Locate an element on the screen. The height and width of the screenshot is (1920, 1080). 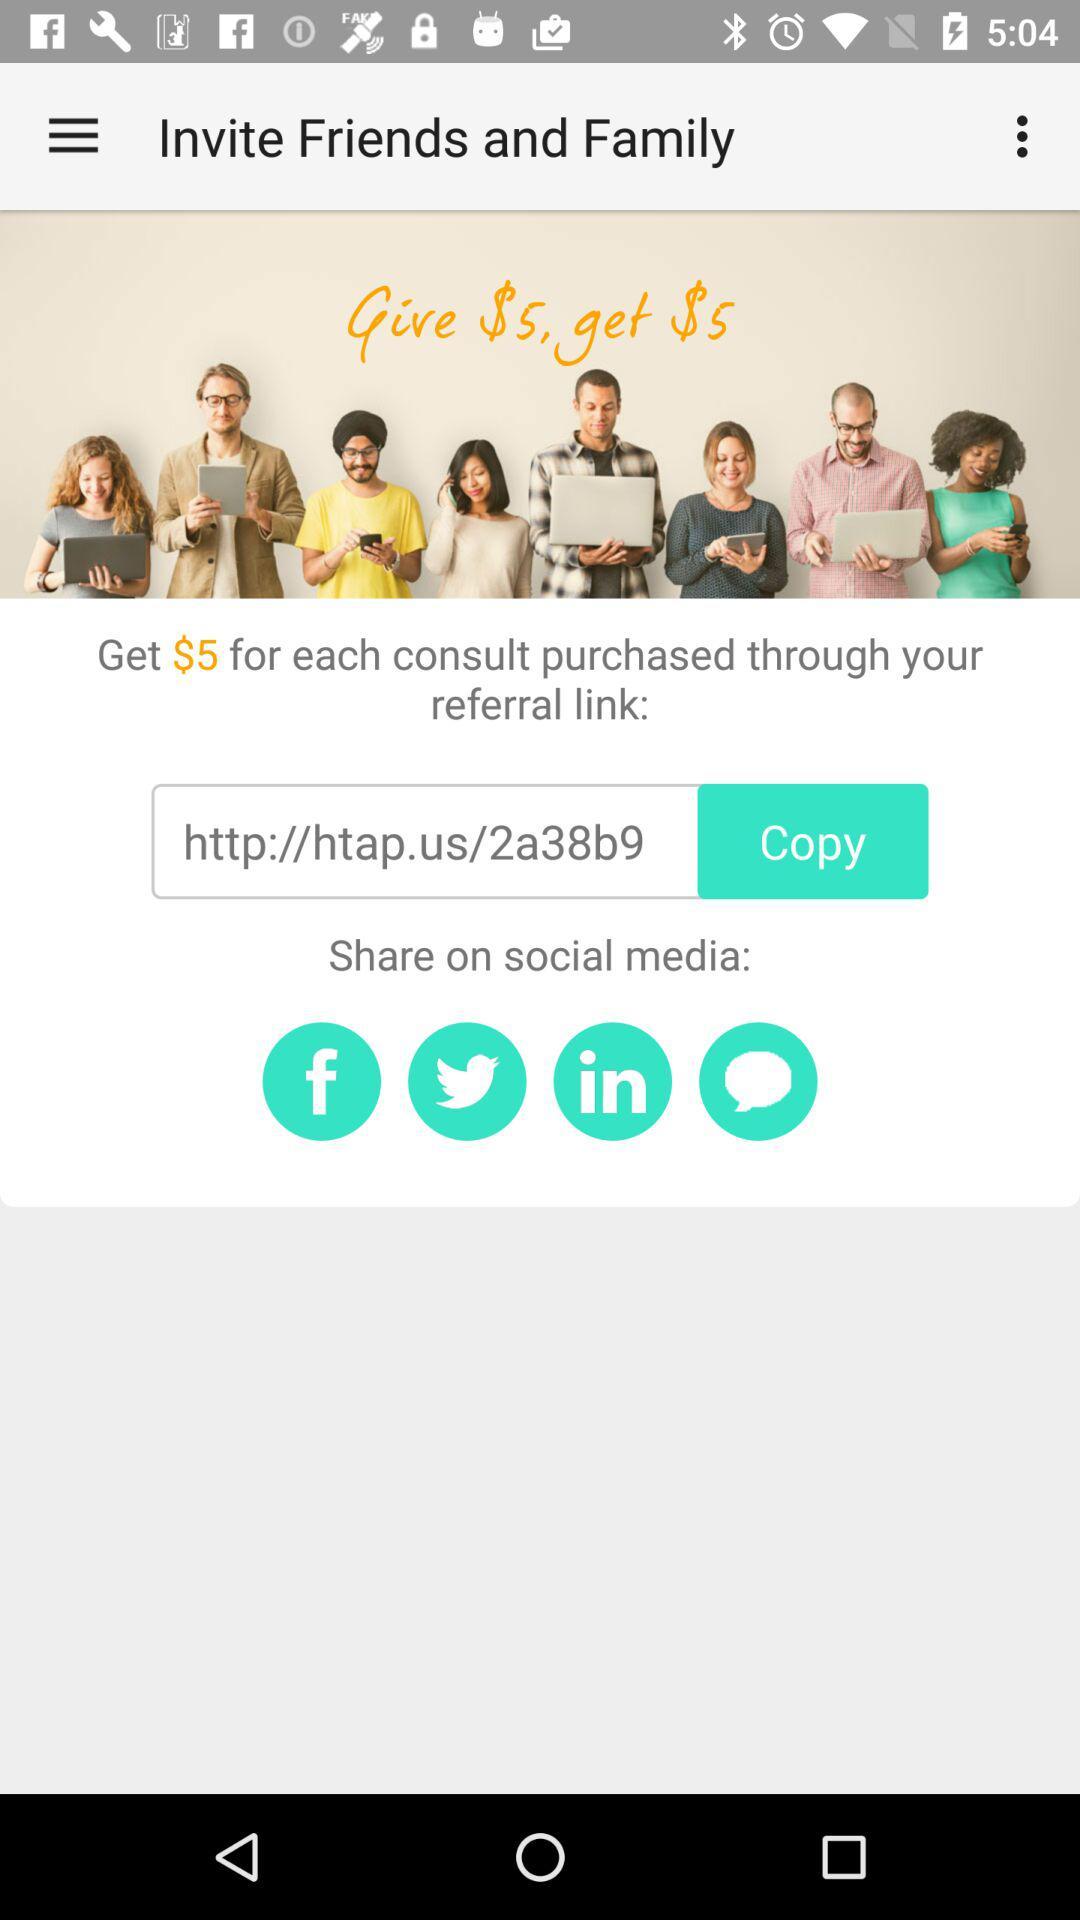
share on linkedin is located at coordinates (611, 1080).